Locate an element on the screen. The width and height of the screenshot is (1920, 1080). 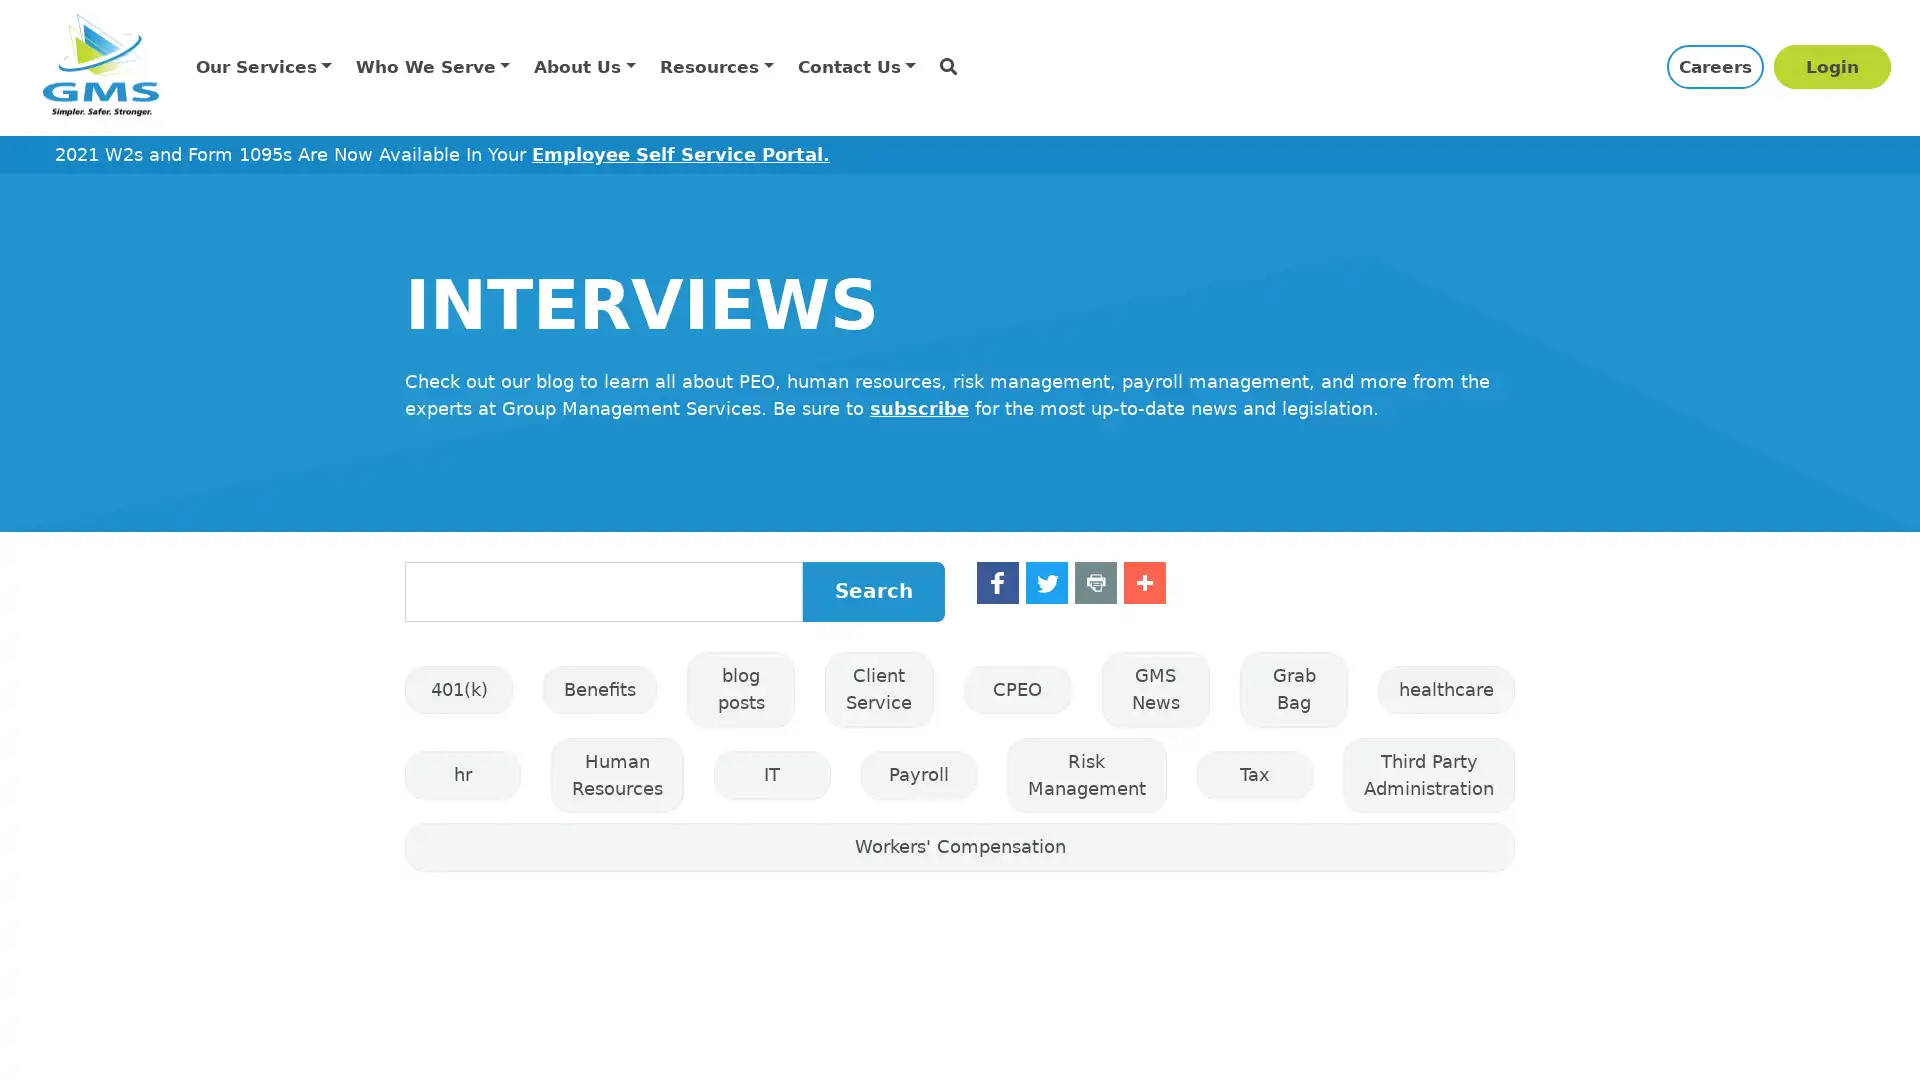
Share to Facebook Facebook is located at coordinates (1033, 582).